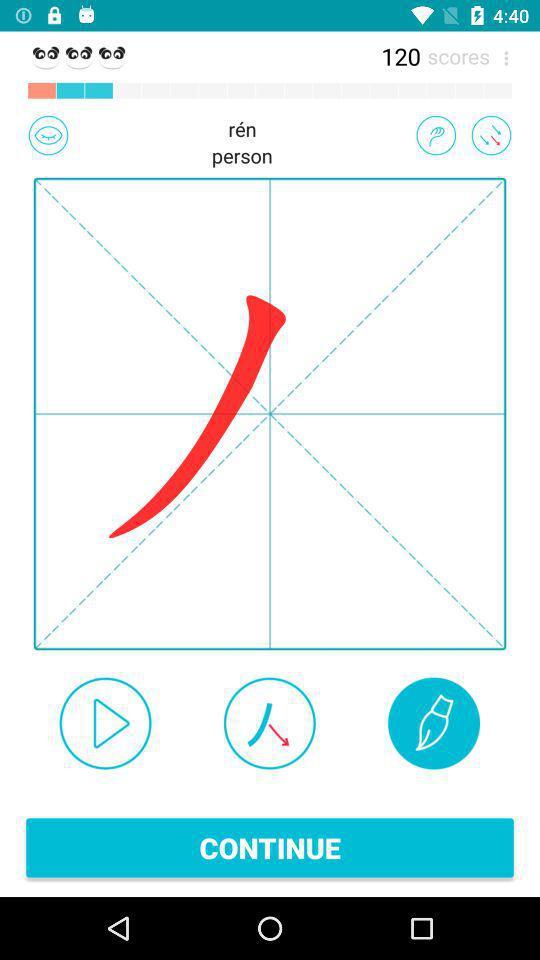  Describe the element at coordinates (433, 722) in the screenshot. I see `paint` at that location.